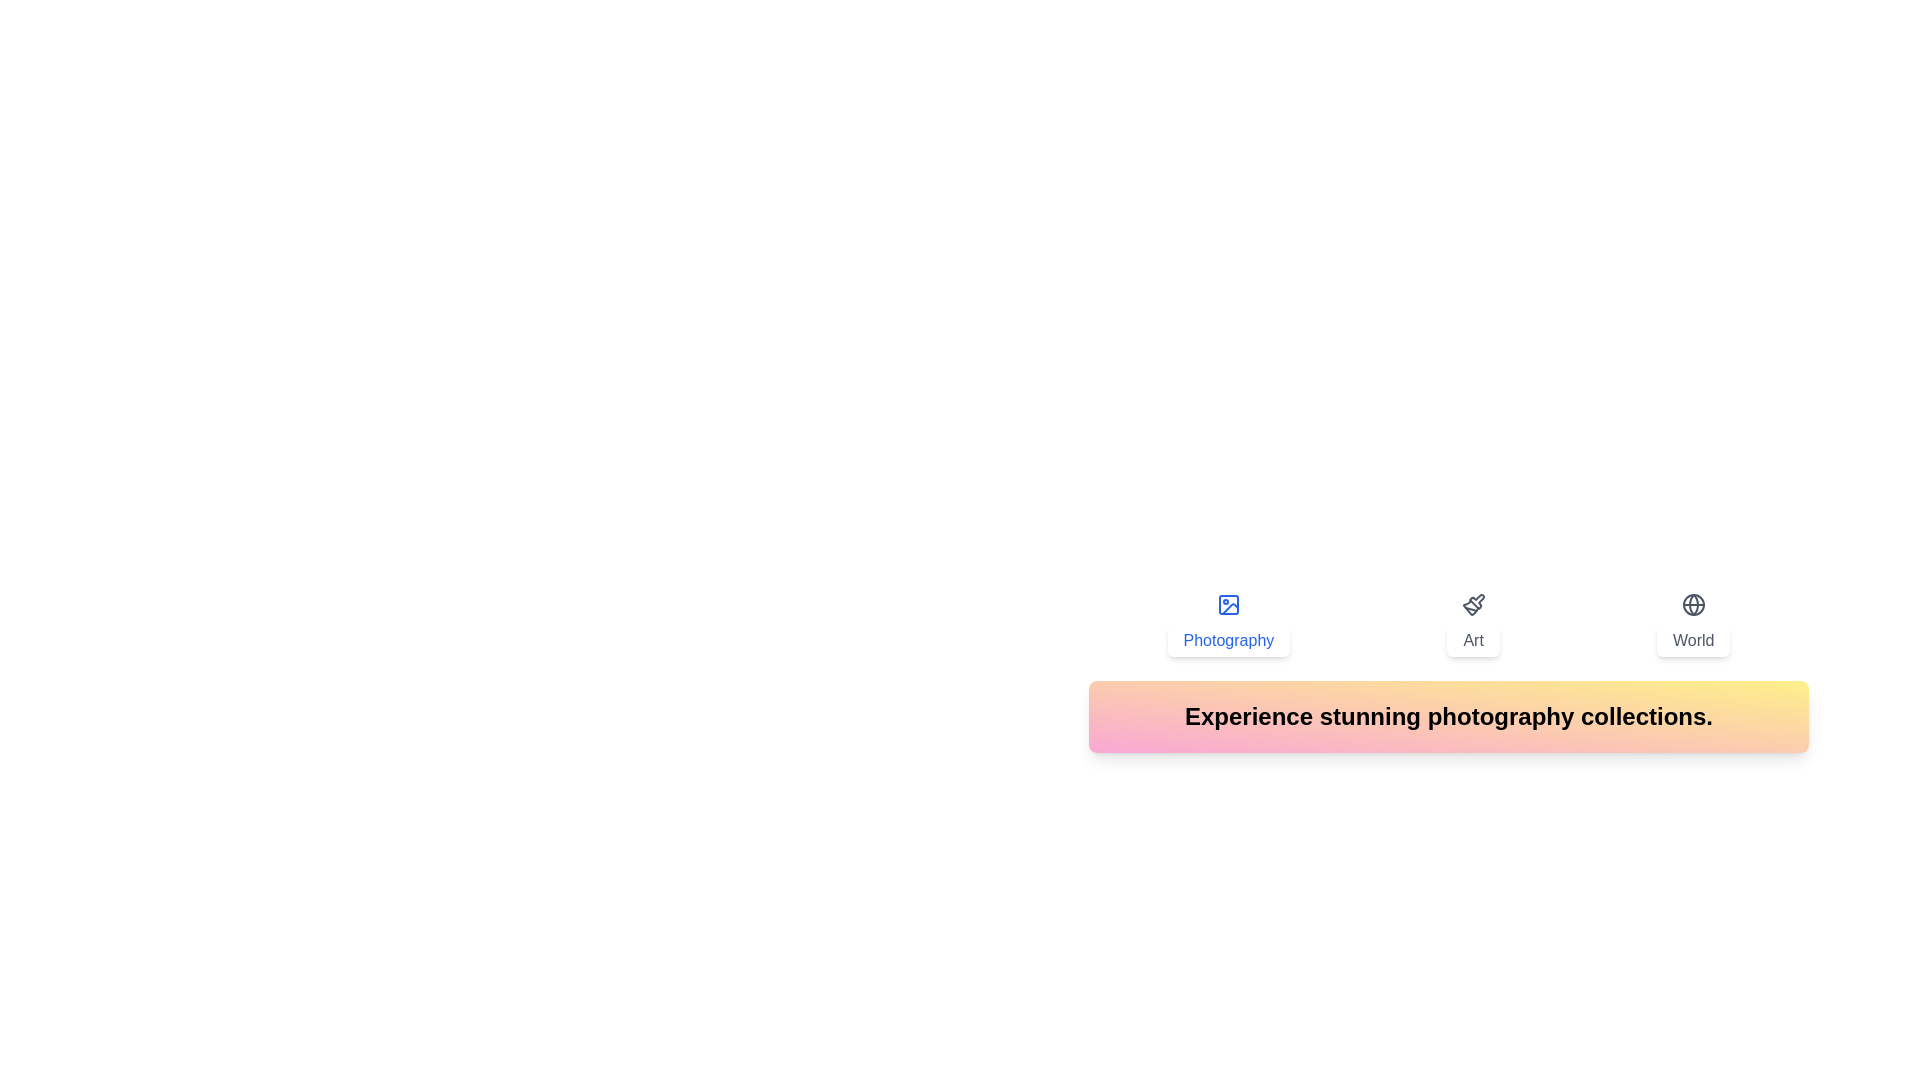 This screenshot has width=1920, height=1080. I want to click on the content display area of the active tab, so click(1449, 716).